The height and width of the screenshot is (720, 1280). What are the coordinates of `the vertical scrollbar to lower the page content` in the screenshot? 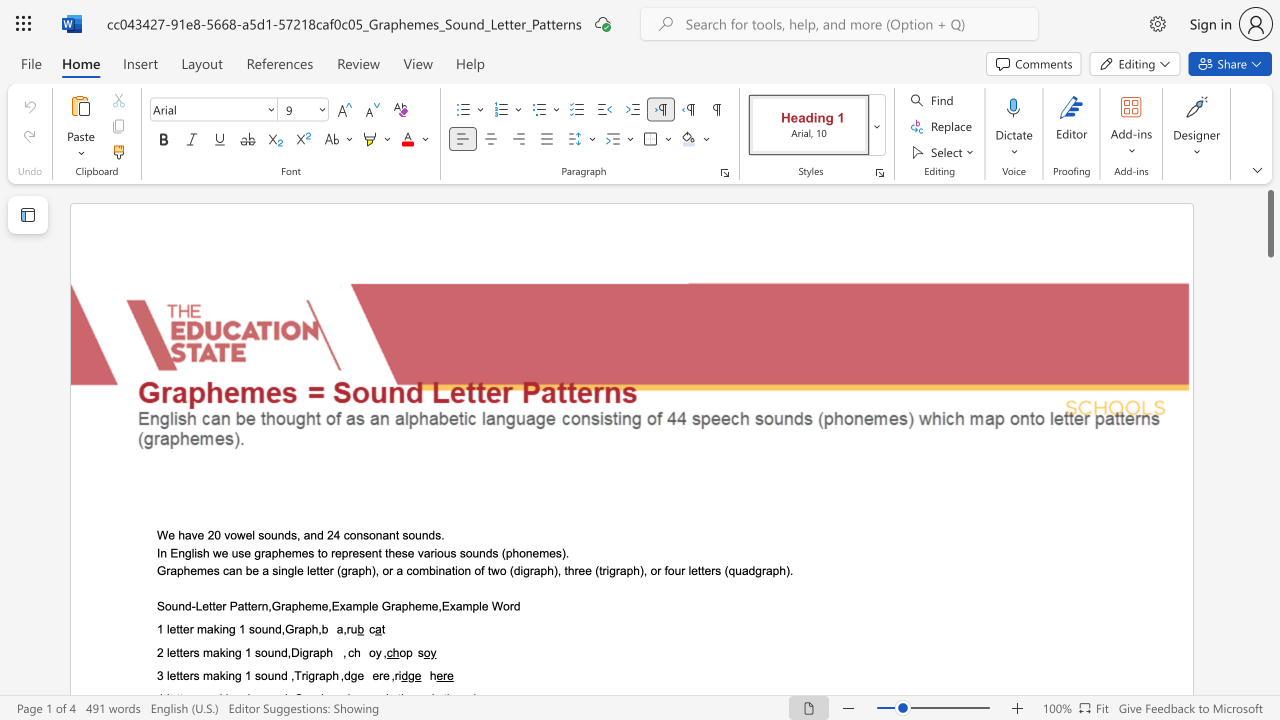 It's located at (1269, 588).